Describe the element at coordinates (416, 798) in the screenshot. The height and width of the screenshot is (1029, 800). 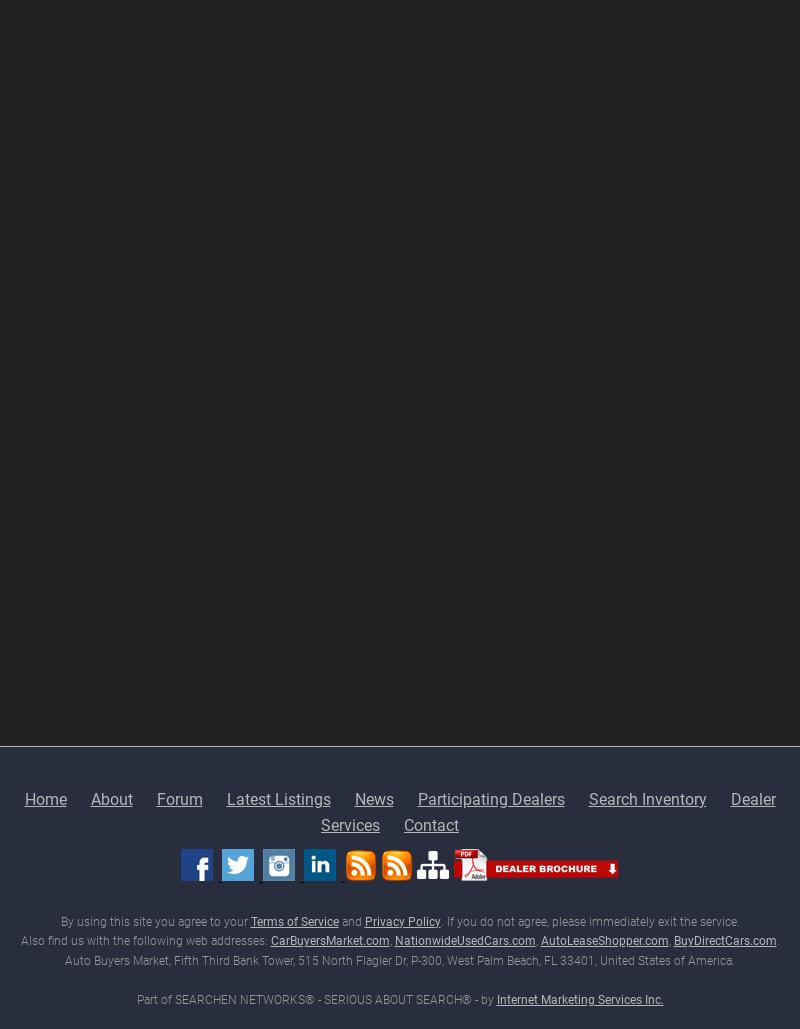
I see `'Participating Dealers'` at that location.